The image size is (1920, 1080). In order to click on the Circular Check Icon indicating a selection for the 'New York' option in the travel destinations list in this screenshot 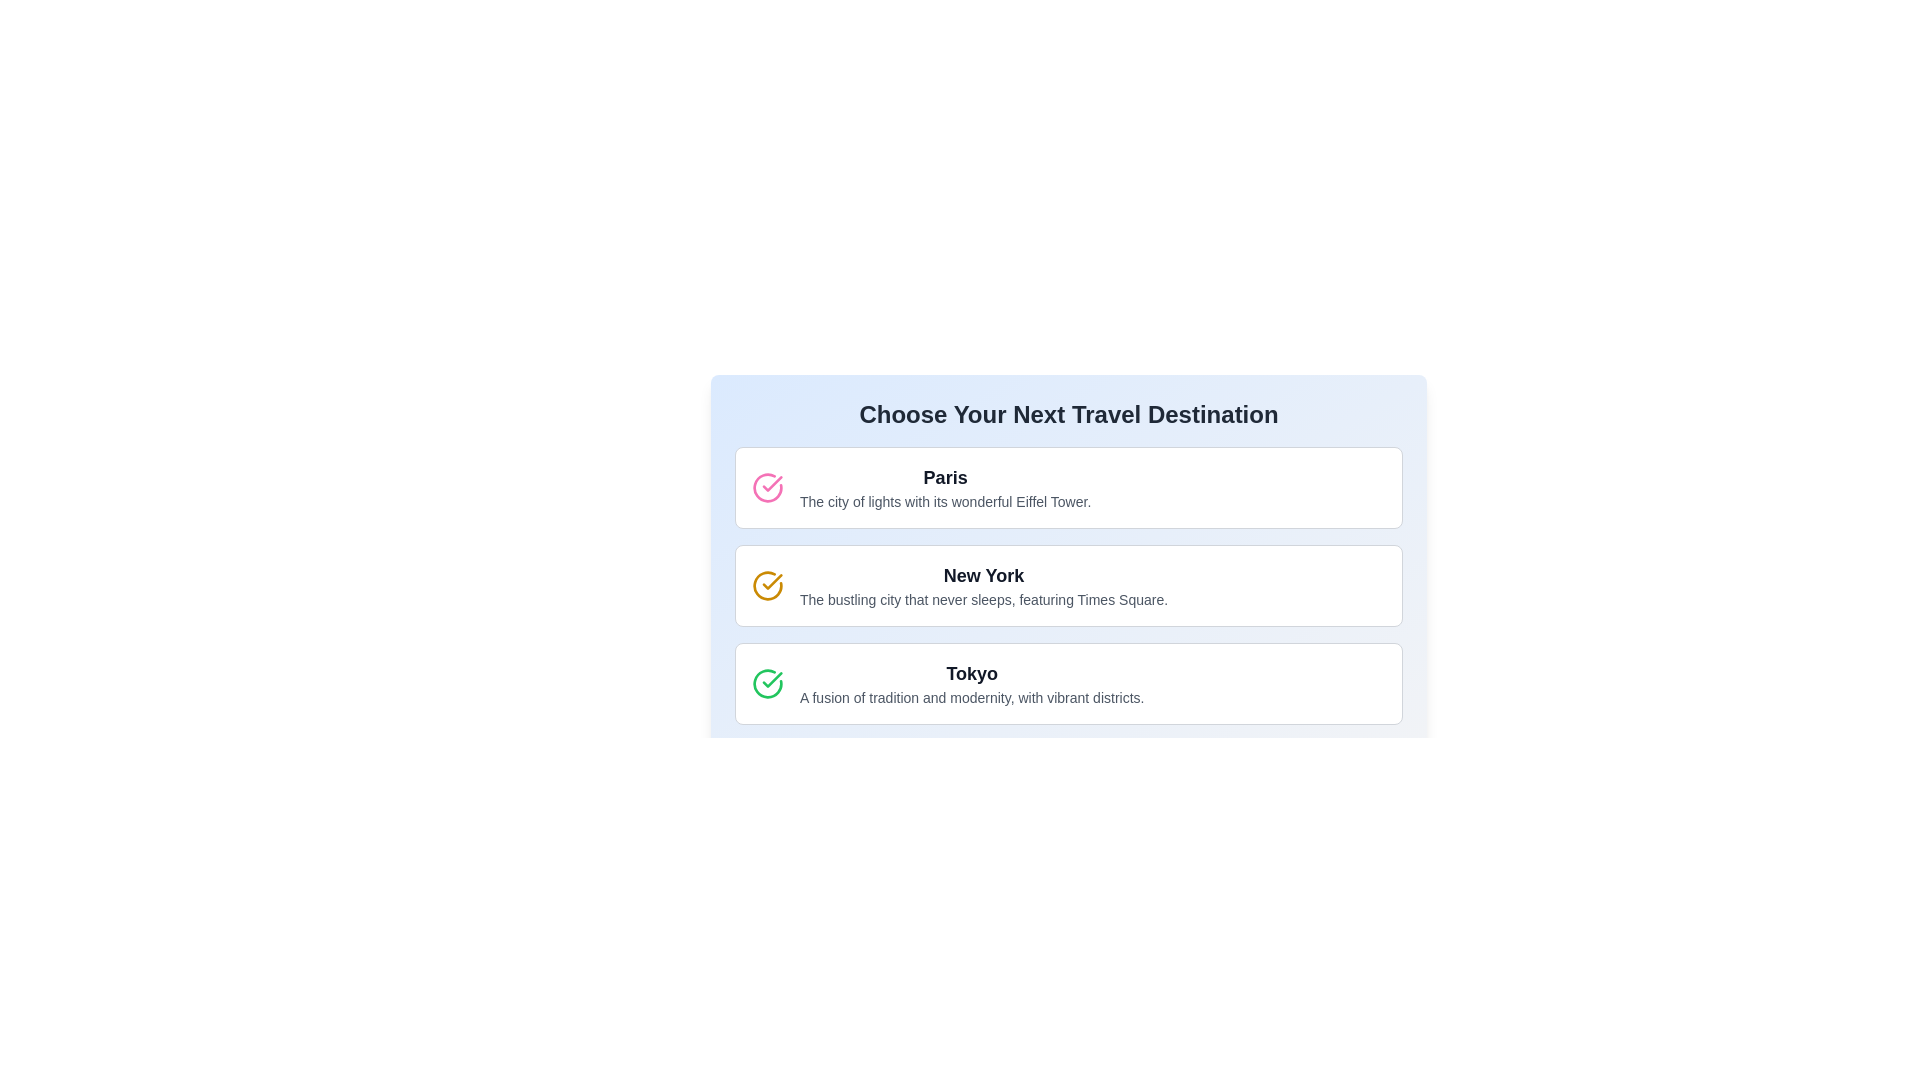, I will do `click(767, 585)`.